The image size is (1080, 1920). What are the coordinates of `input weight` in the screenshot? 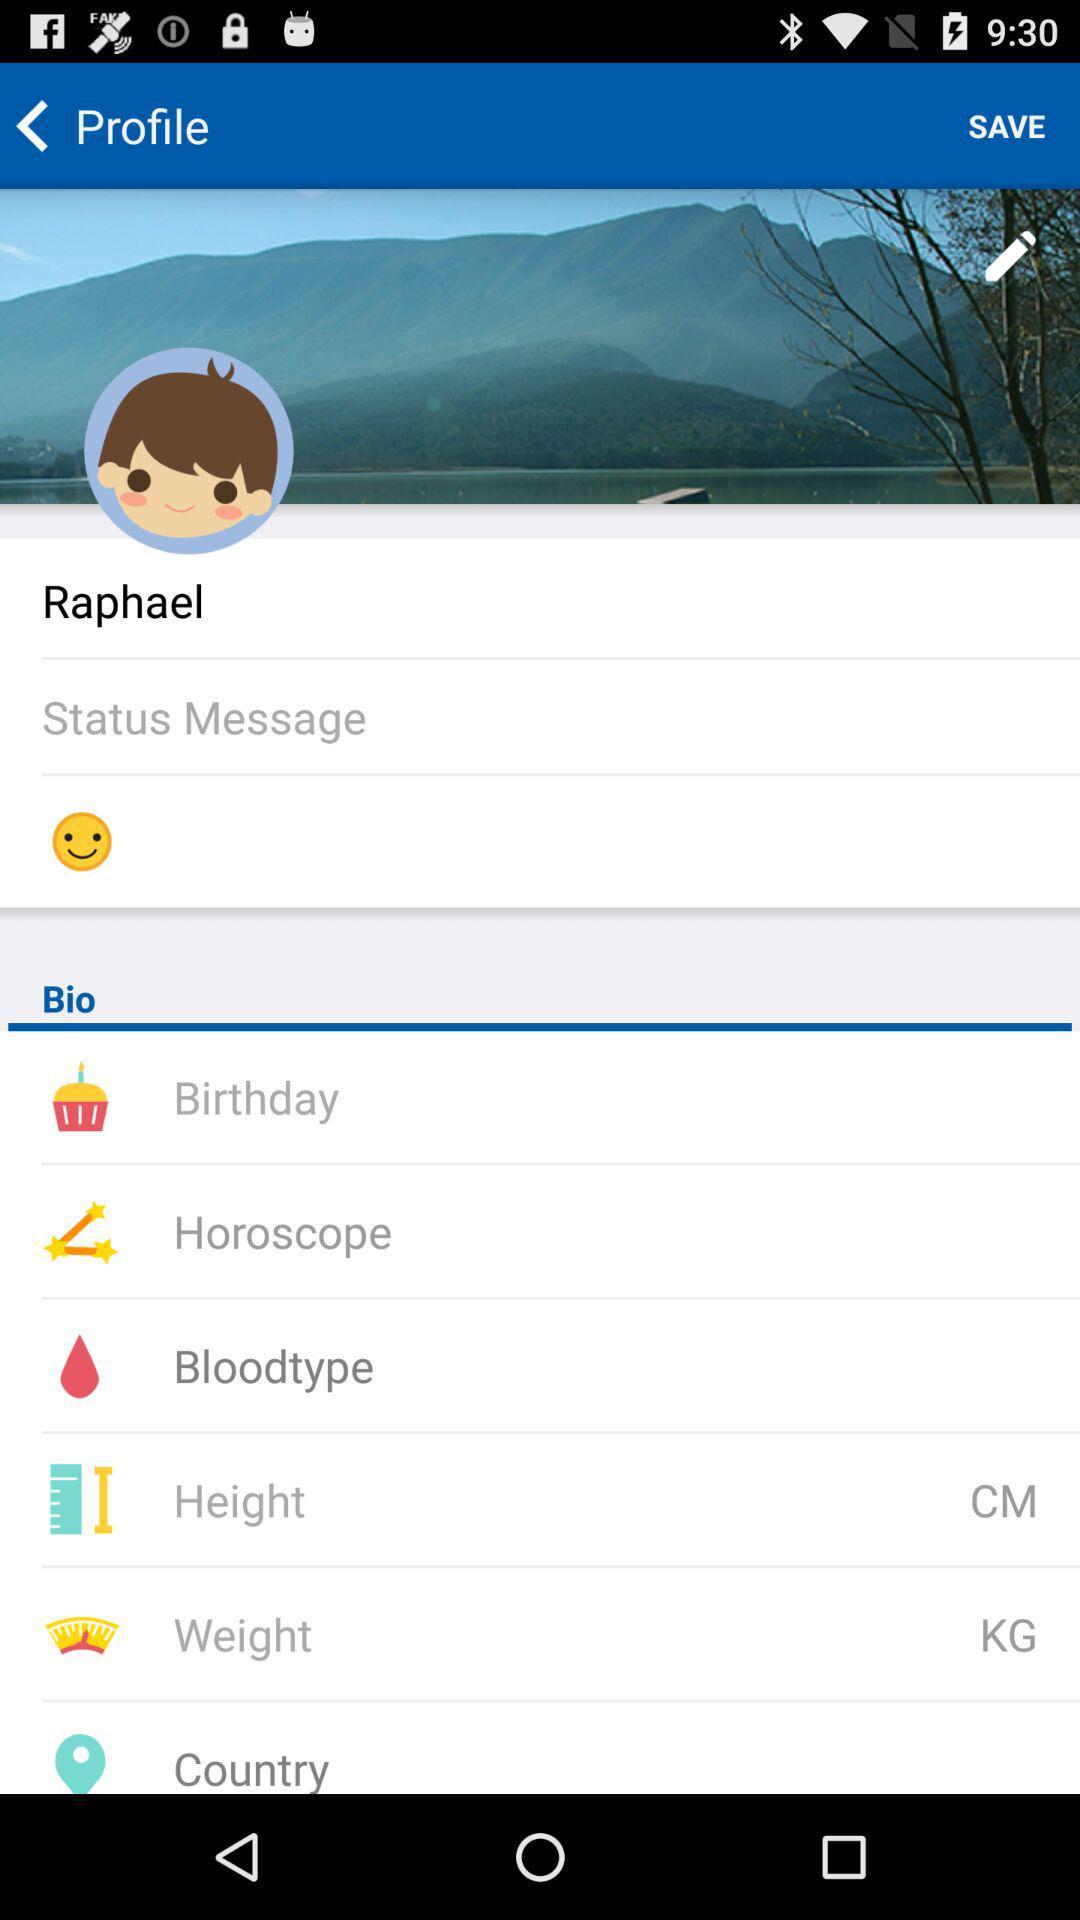 It's located at (434, 1633).